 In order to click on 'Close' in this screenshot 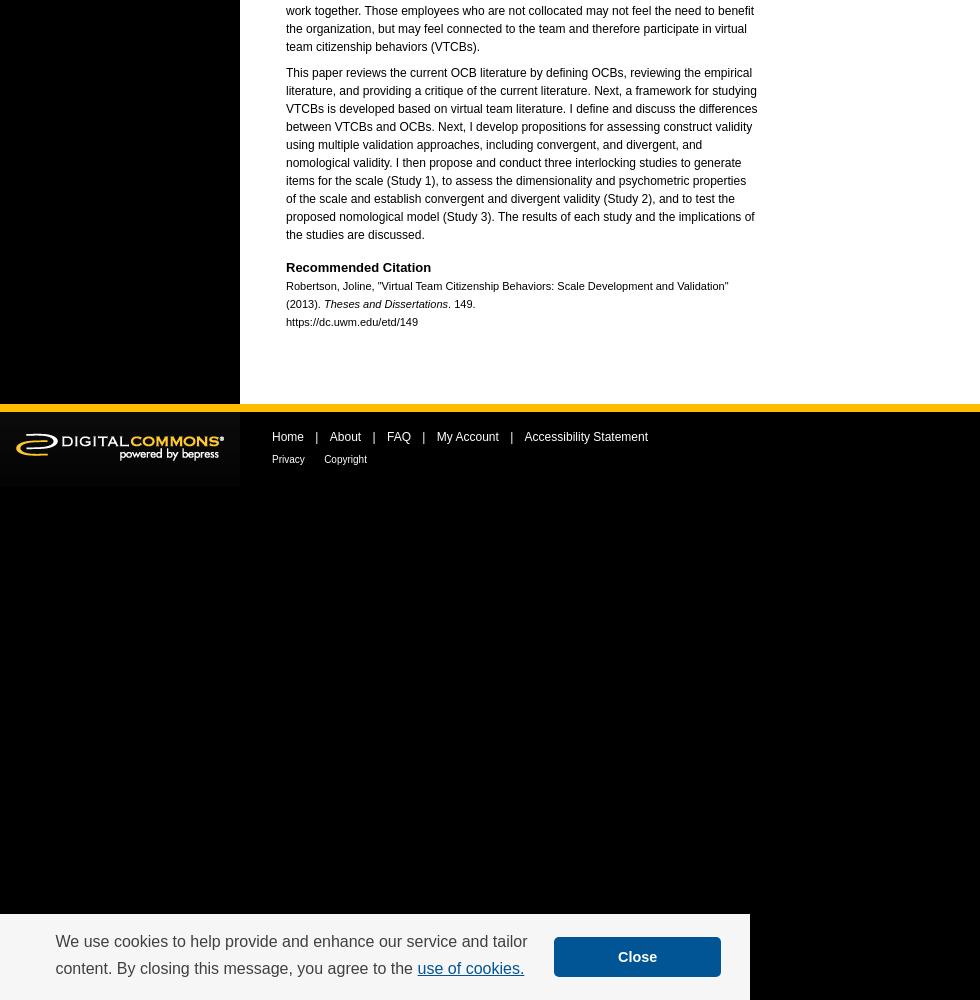, I will do `click(617, 955)`.